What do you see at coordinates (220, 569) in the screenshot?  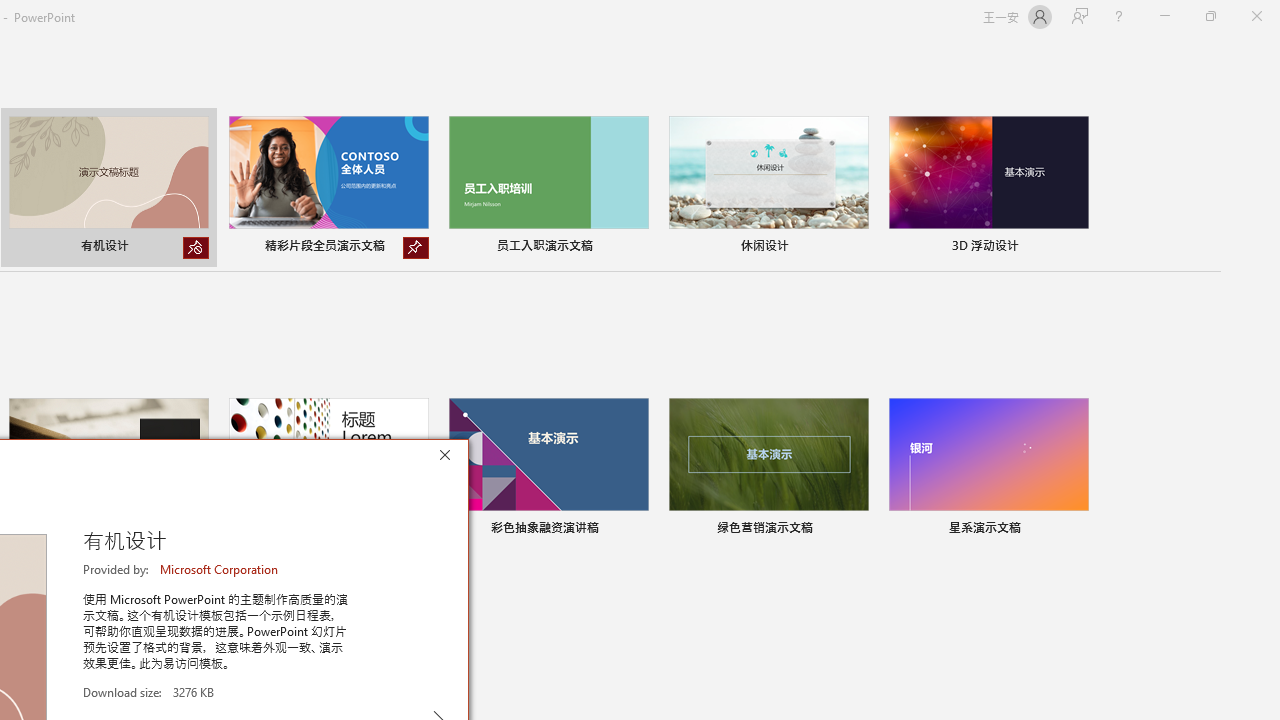 I see `'Microsoft Corporation'` at bounding box center [220, 569].